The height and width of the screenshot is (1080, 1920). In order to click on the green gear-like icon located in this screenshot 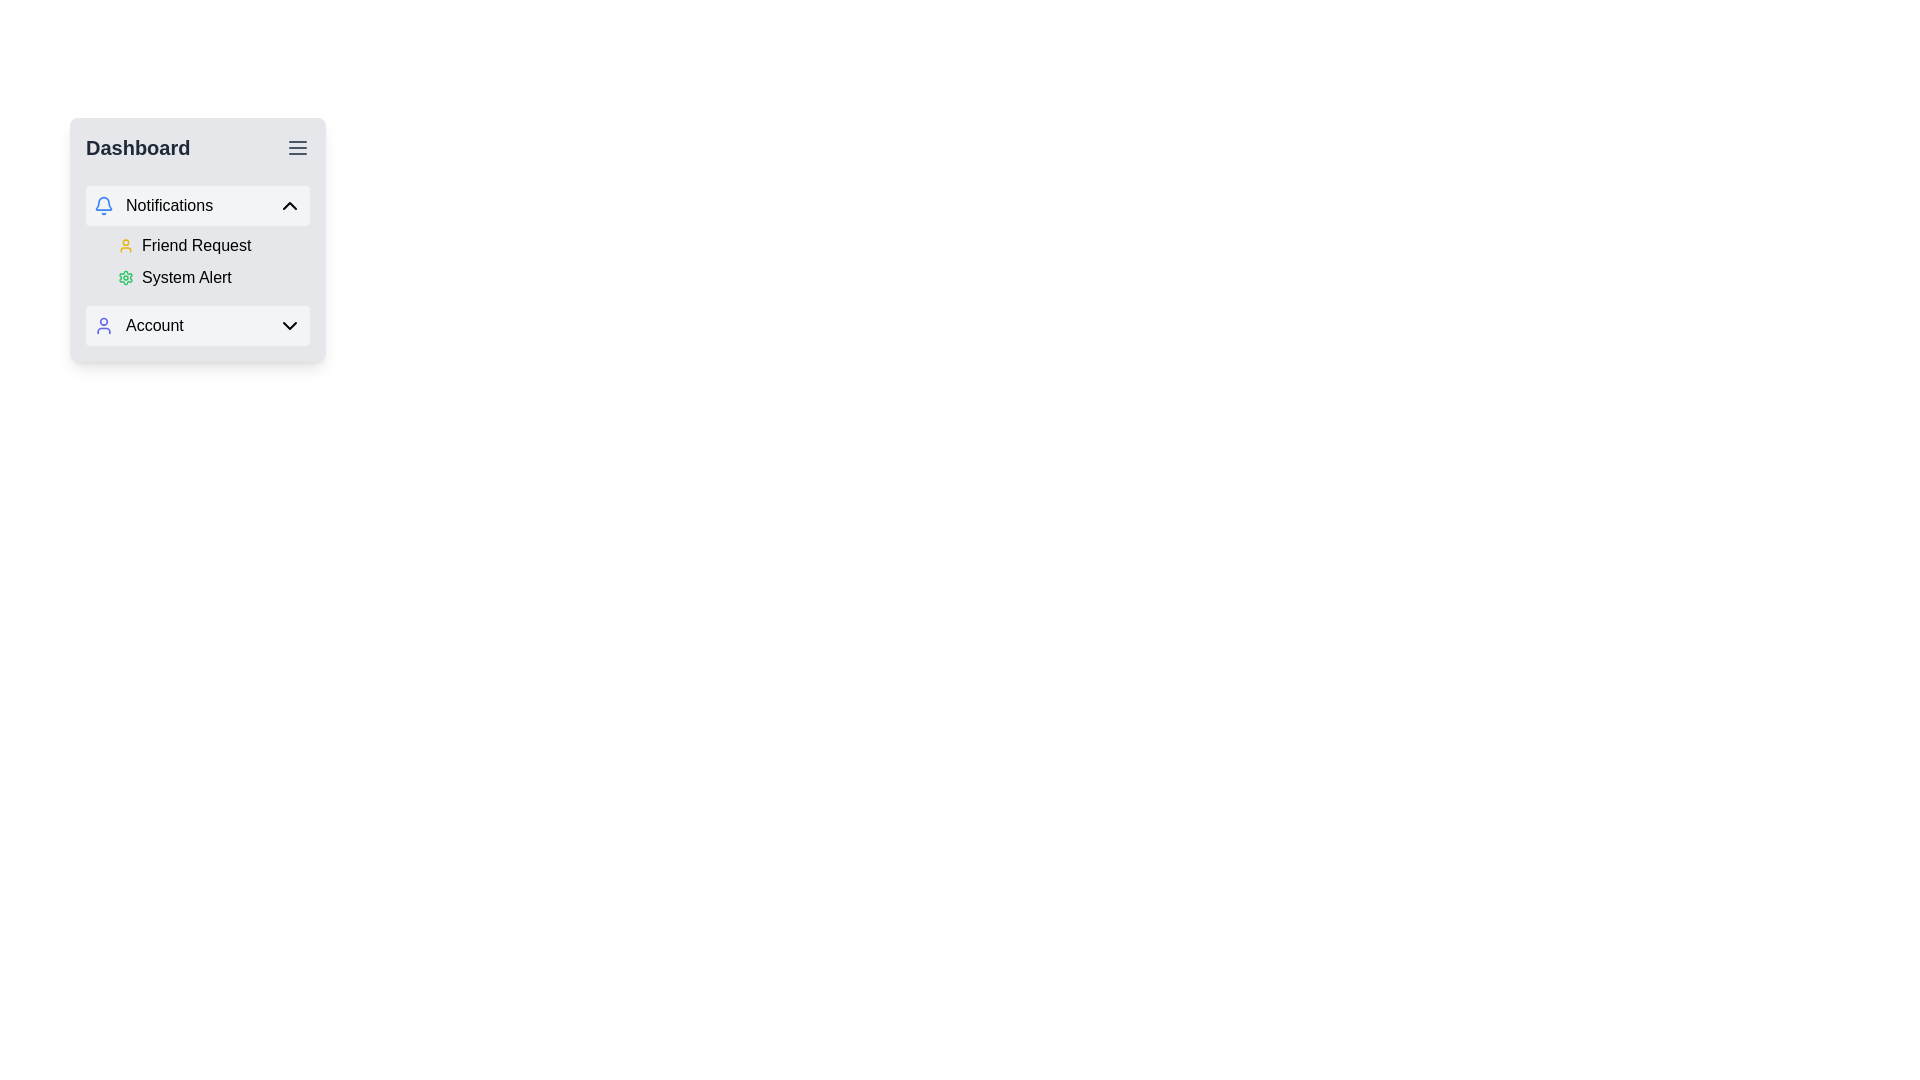, I will do `click(124, 277)`.